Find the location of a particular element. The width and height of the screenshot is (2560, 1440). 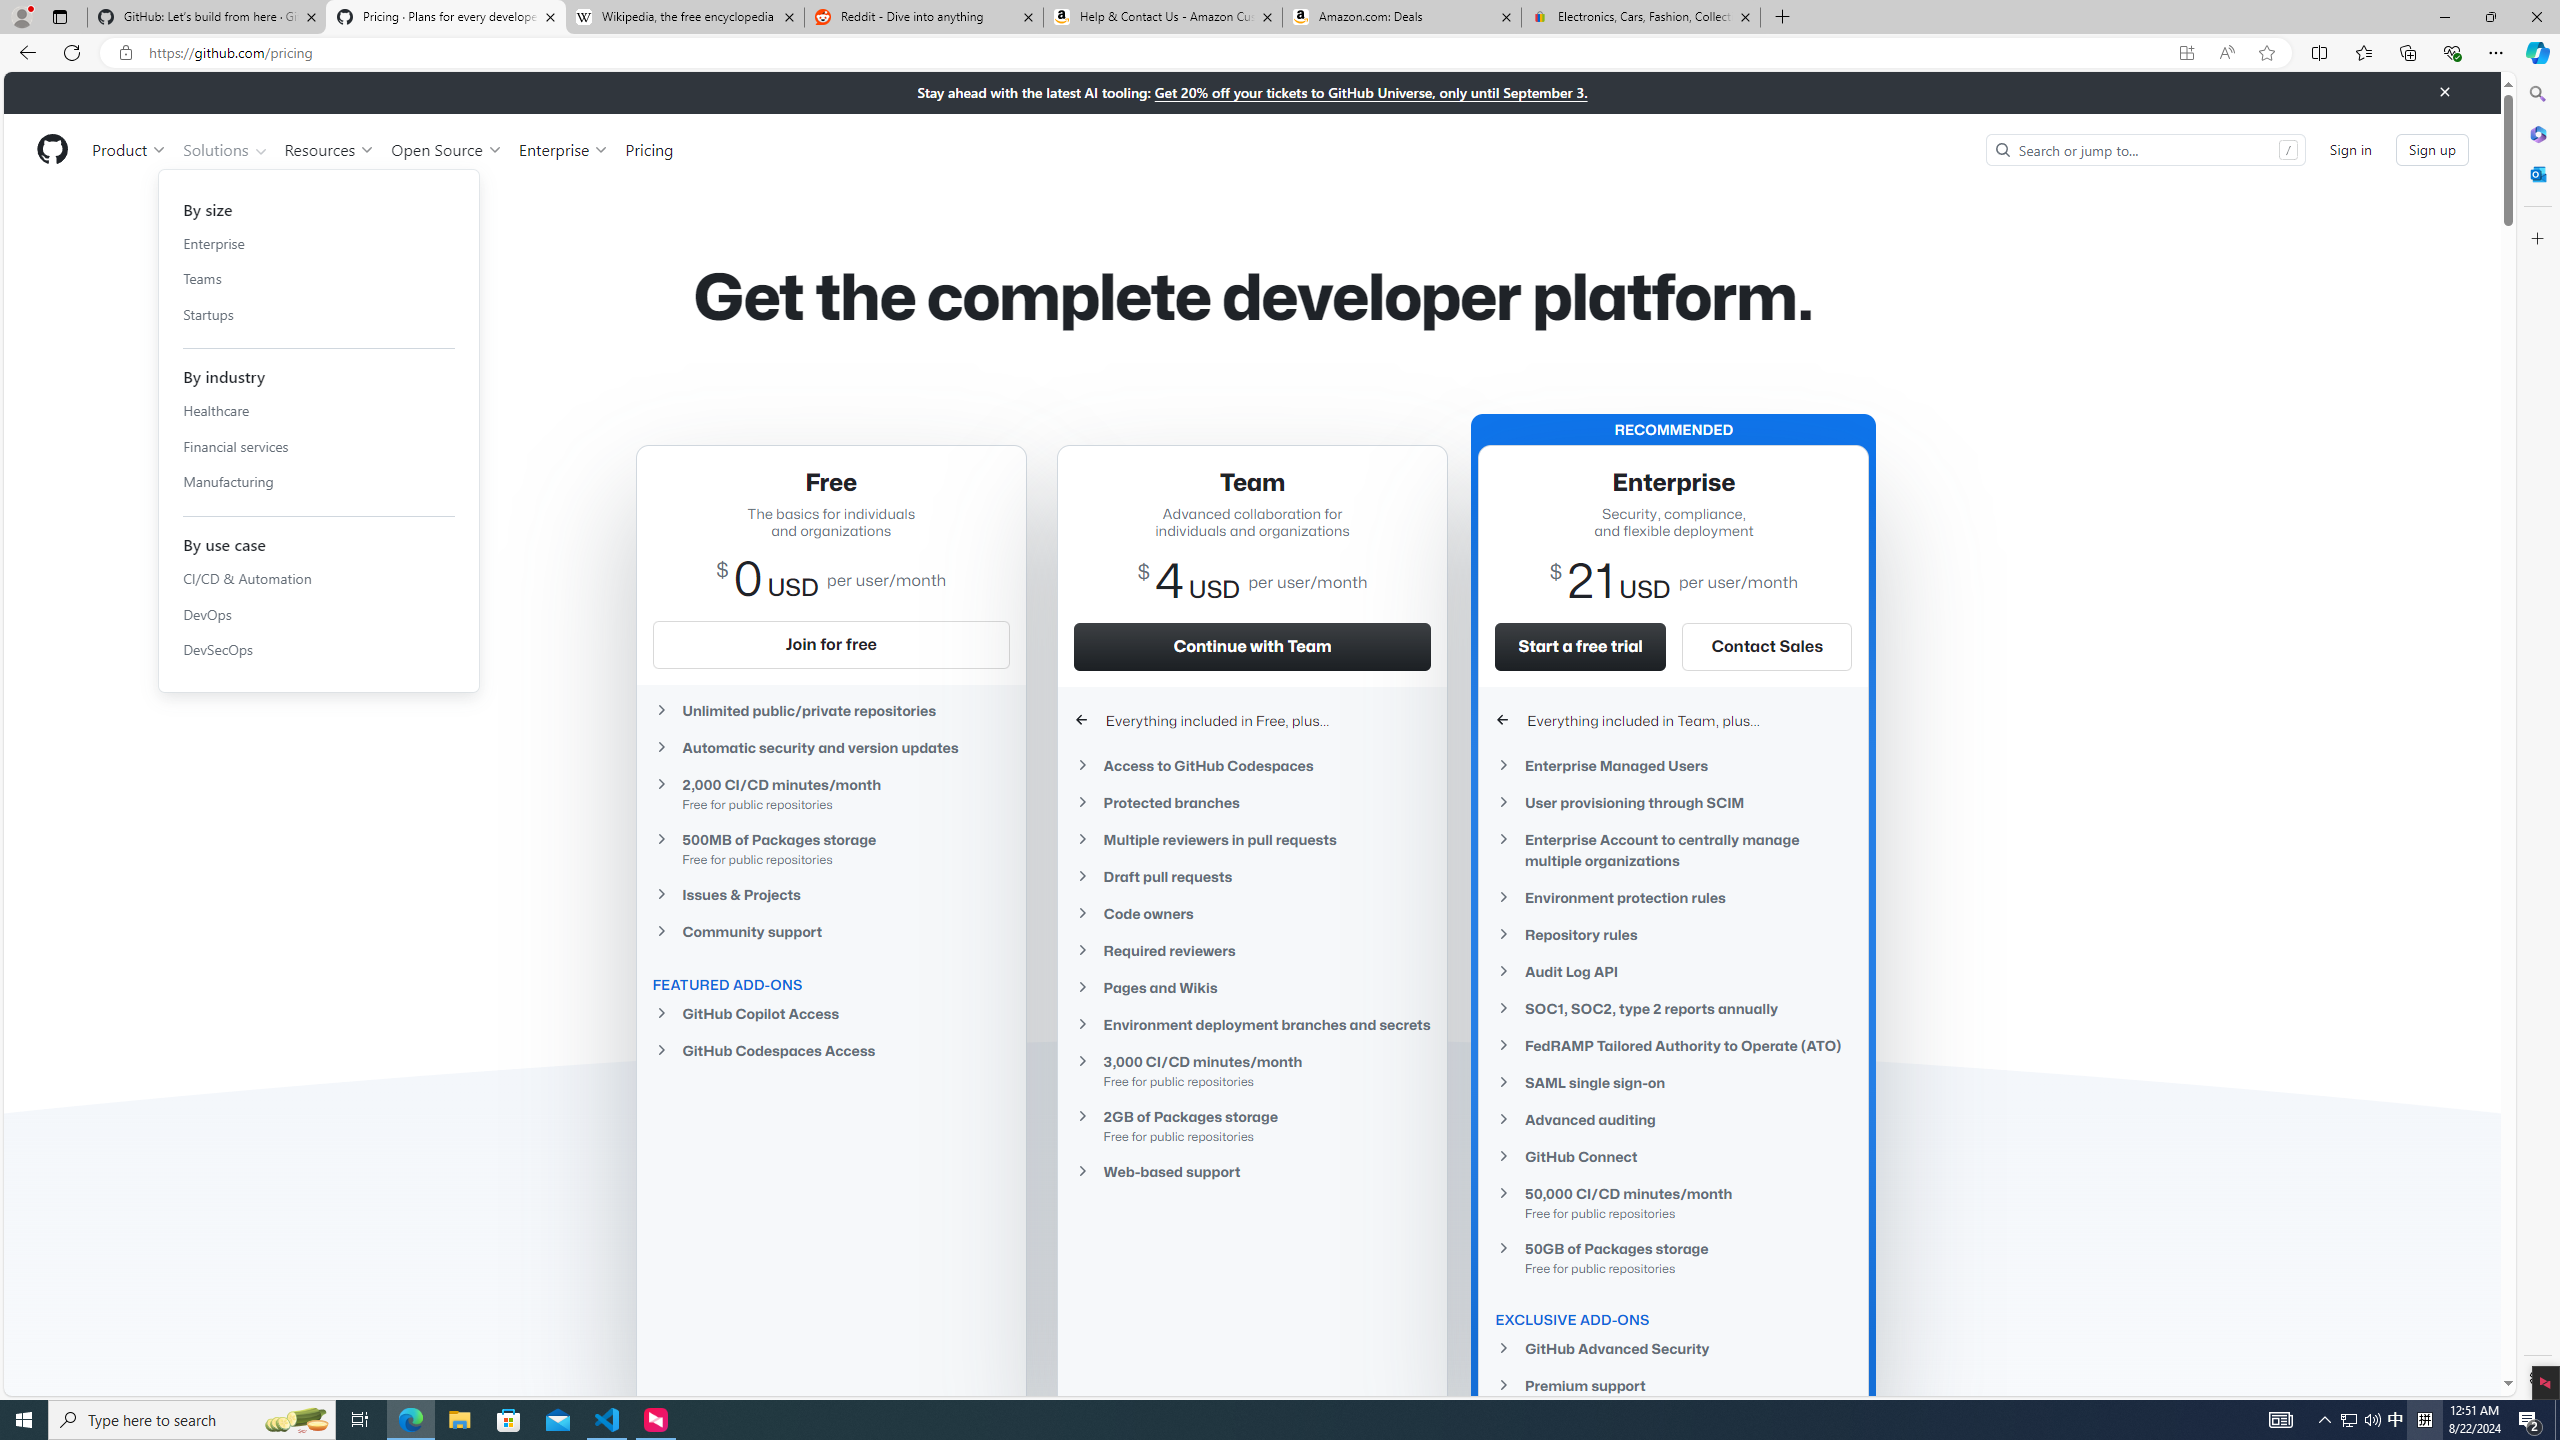

'Required reviewers' is located at coordinates (1251, 950).